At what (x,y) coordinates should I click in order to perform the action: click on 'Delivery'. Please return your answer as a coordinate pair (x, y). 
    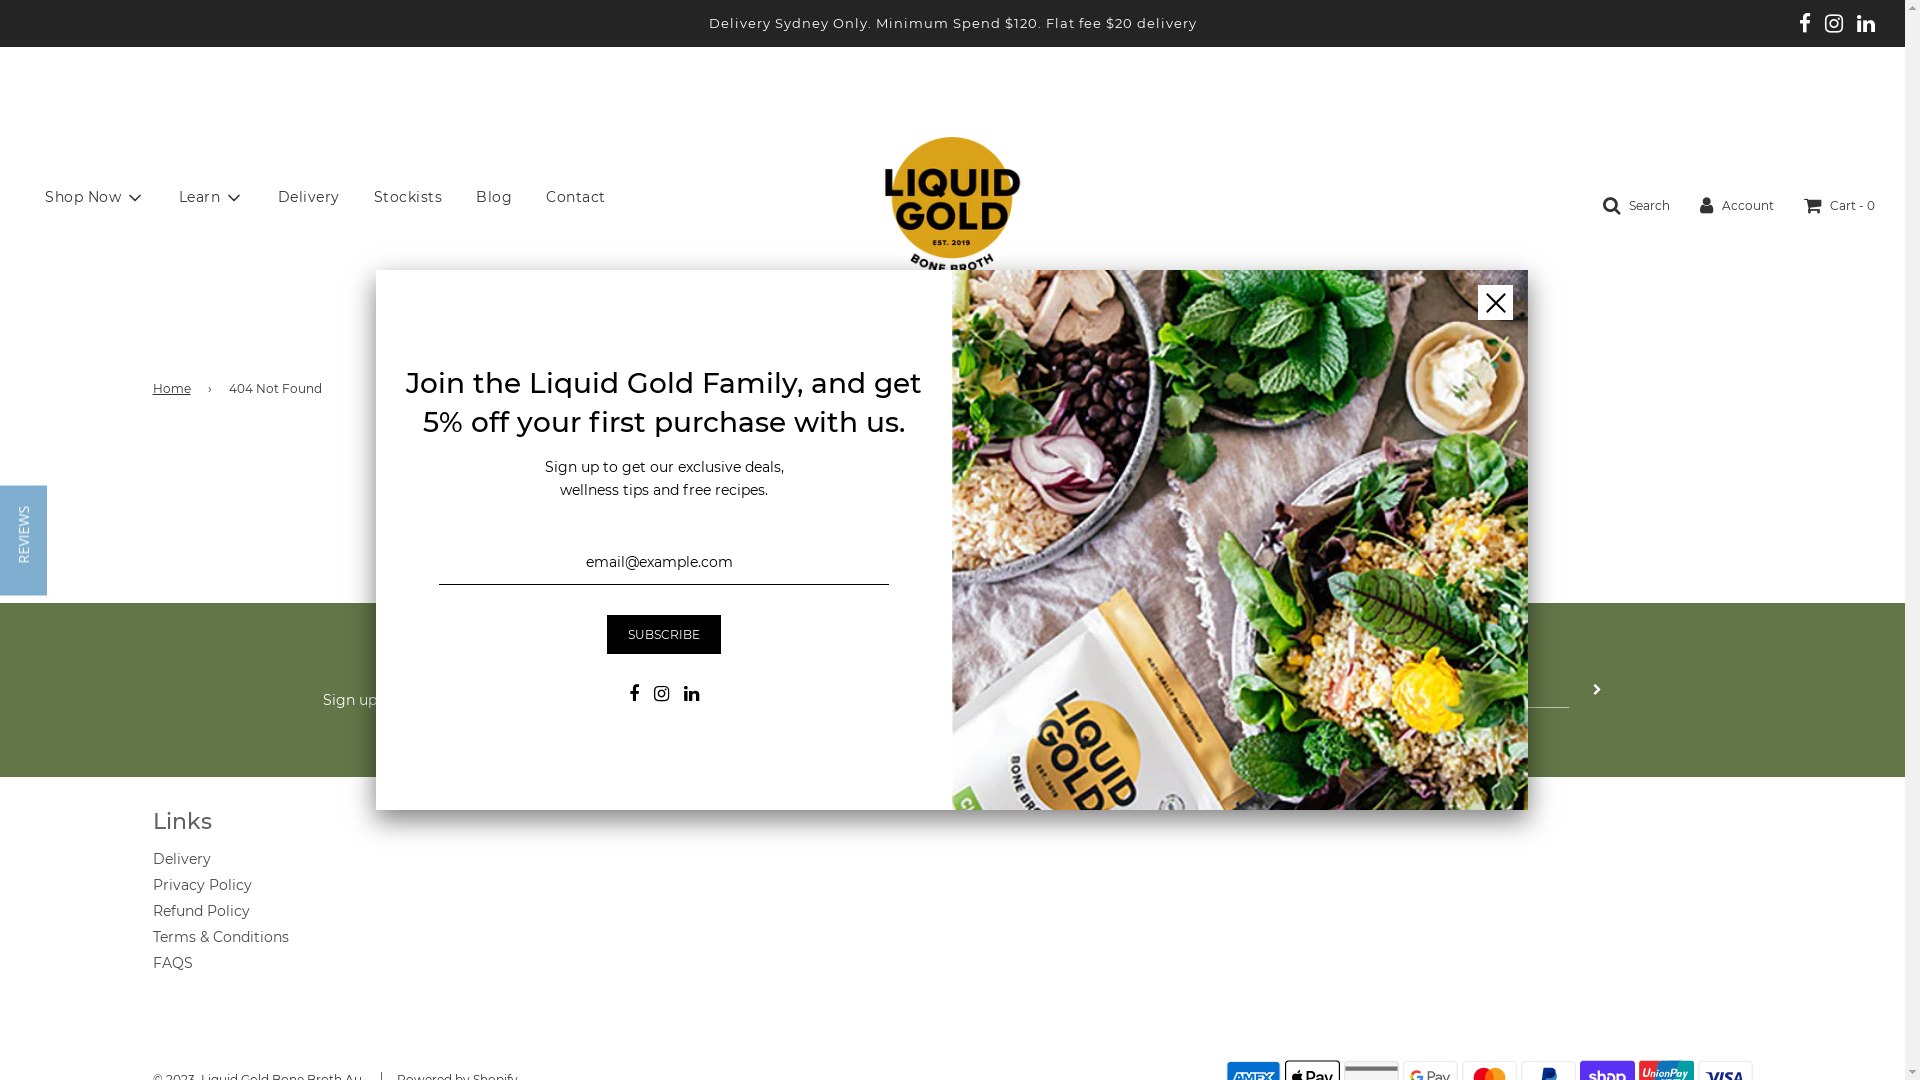
    Looking at the image, I should click on (261, 196).